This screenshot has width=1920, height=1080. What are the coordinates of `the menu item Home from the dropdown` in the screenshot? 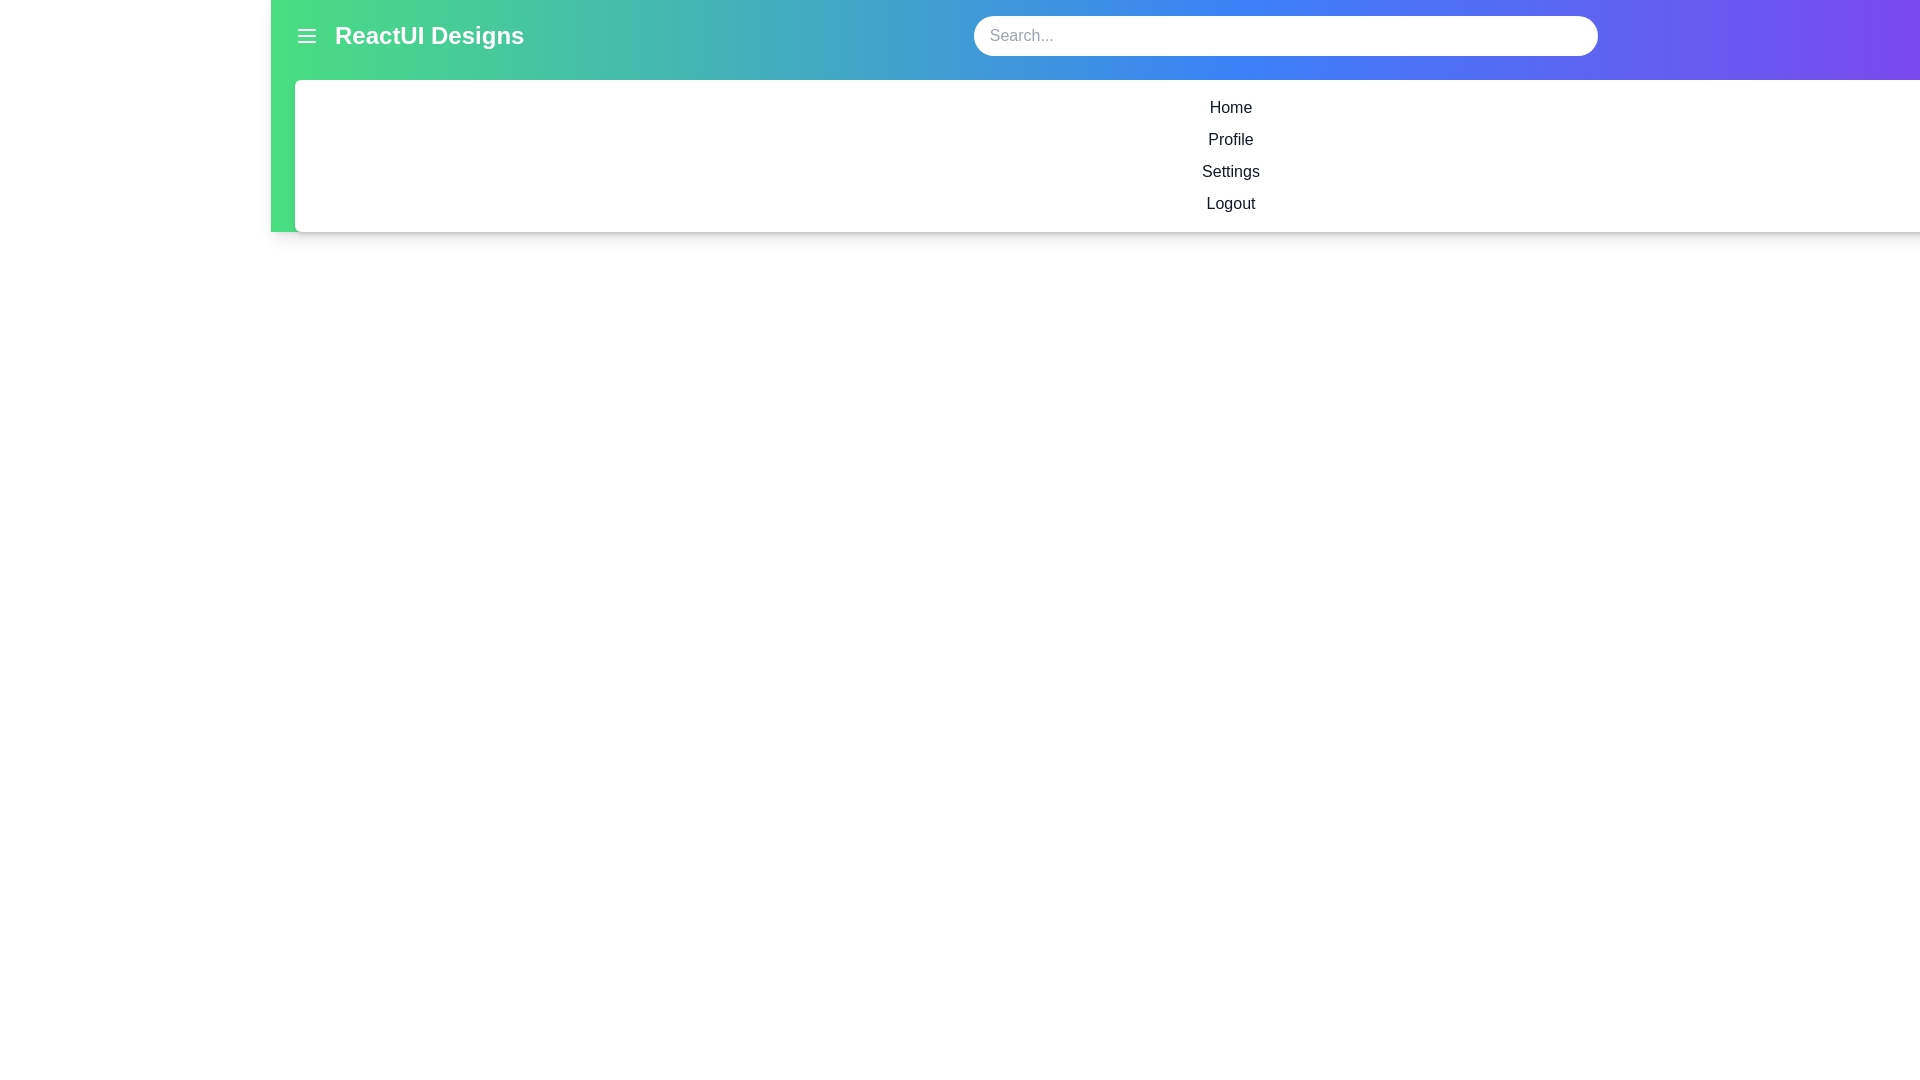 It's located at (1229, 108).